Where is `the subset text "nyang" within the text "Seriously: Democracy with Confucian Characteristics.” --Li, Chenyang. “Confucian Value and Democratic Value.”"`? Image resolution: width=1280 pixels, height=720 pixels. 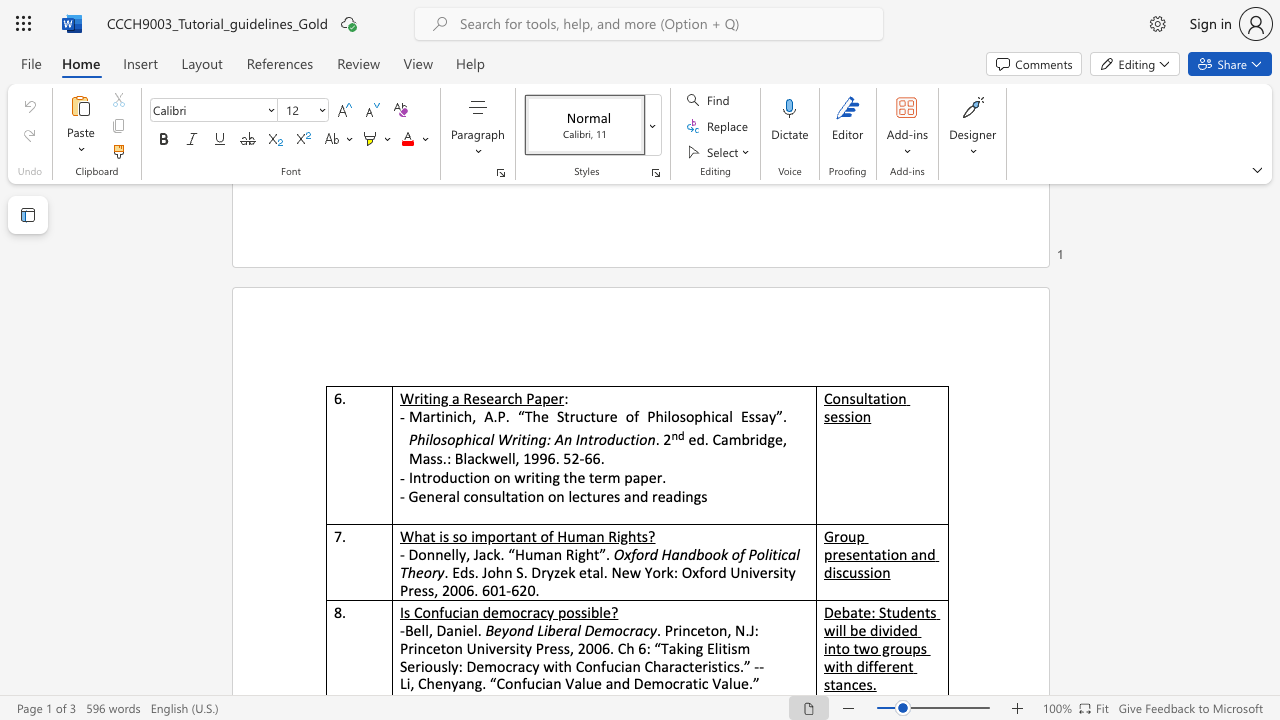
the subset text "nyang" within the text "Seriously: Democracy with Confucian Characteristics.” --Li, Chenyang. “Confucian Value and Democratic Value.”" is located at coordinates (441, 683).